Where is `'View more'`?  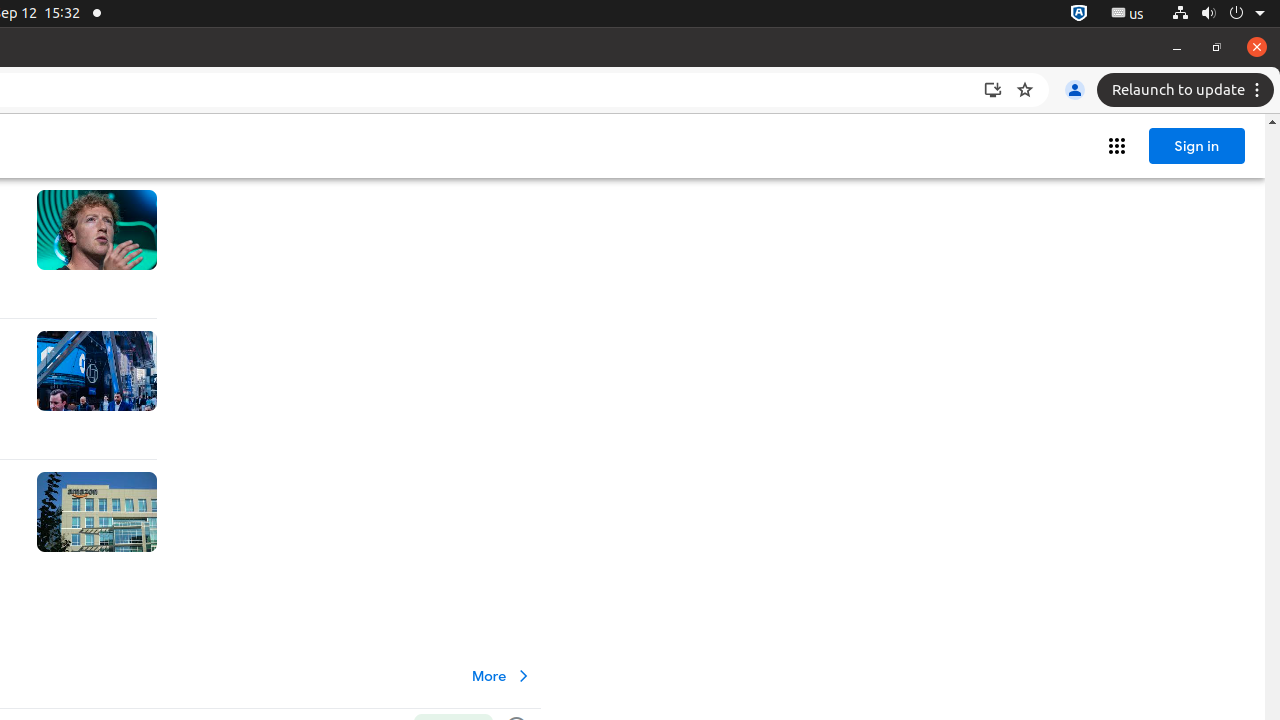 'View more' is located at coordinates (502, 675).